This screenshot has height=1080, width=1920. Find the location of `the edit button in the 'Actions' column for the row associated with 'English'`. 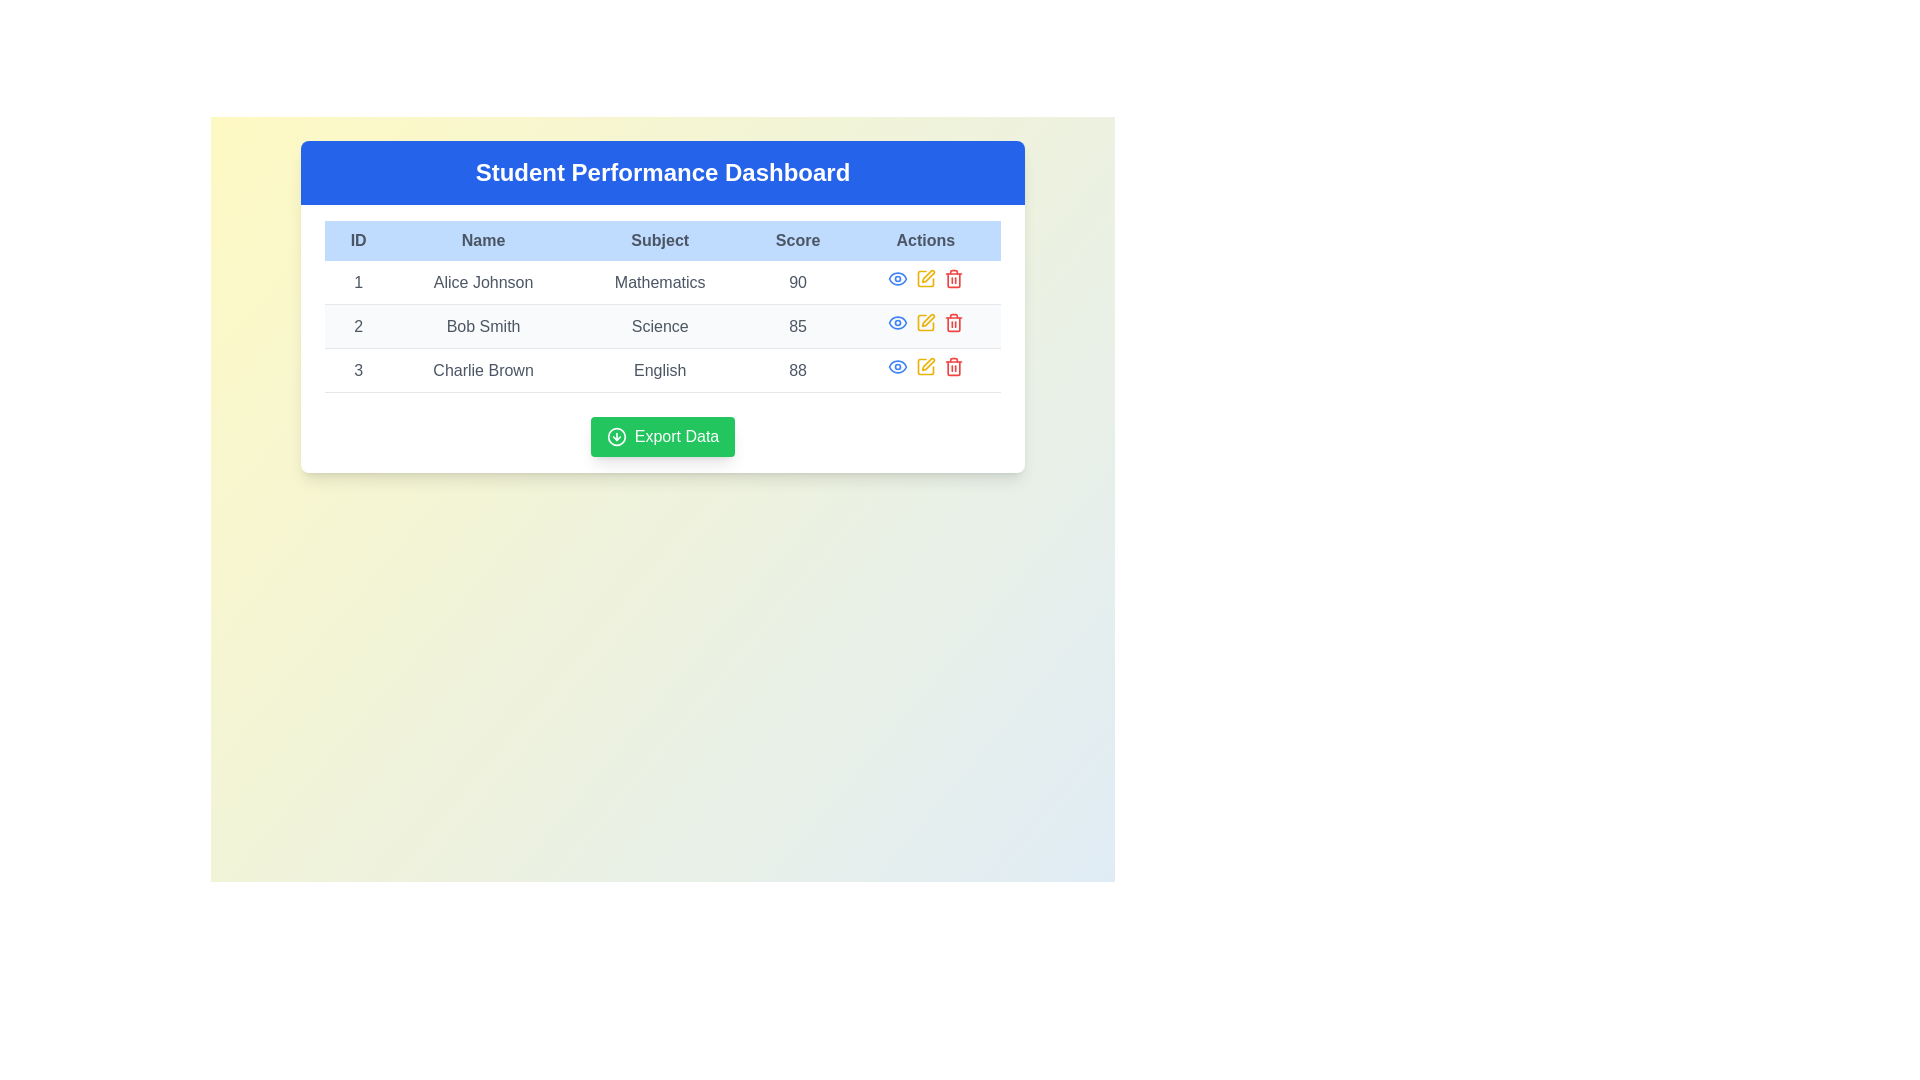

the edit button in the 'Actions' column for the row associated with 'English' is located at coordinates (924, 366).